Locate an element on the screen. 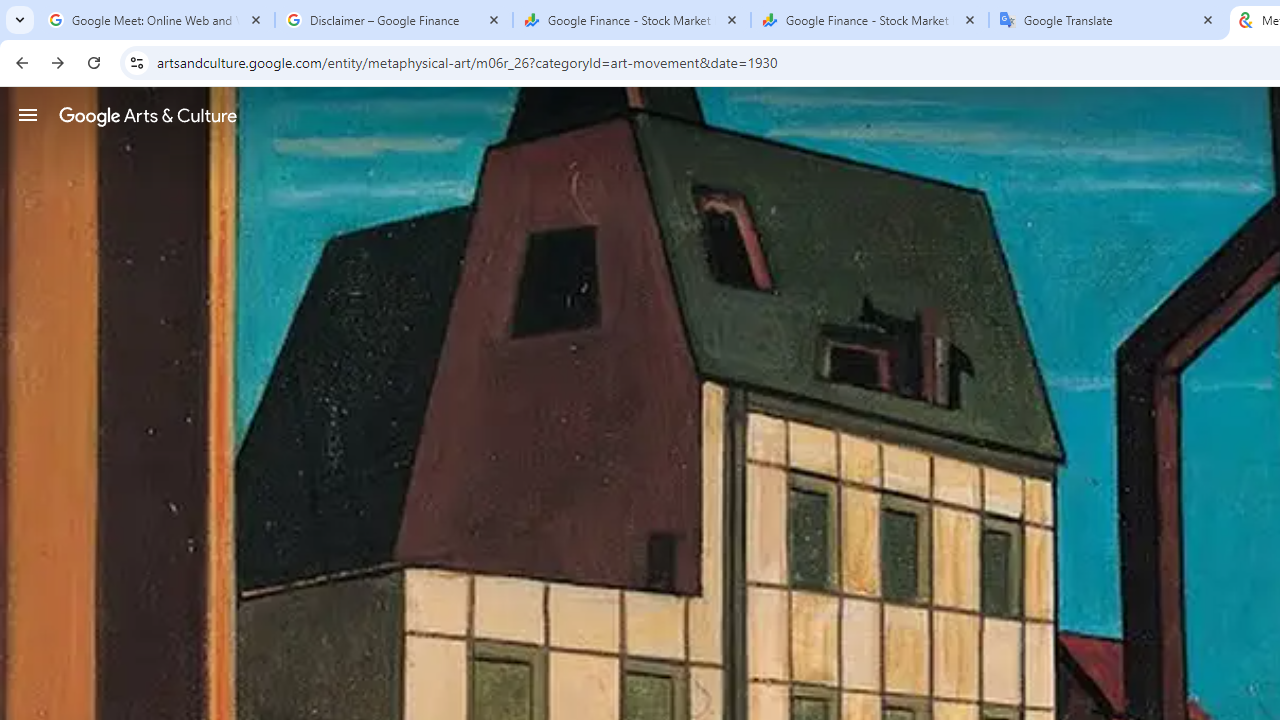 The height and width of the screenshot is (720, 1280). 'Google Arts & Culture' is located at coordinates (147, 115).